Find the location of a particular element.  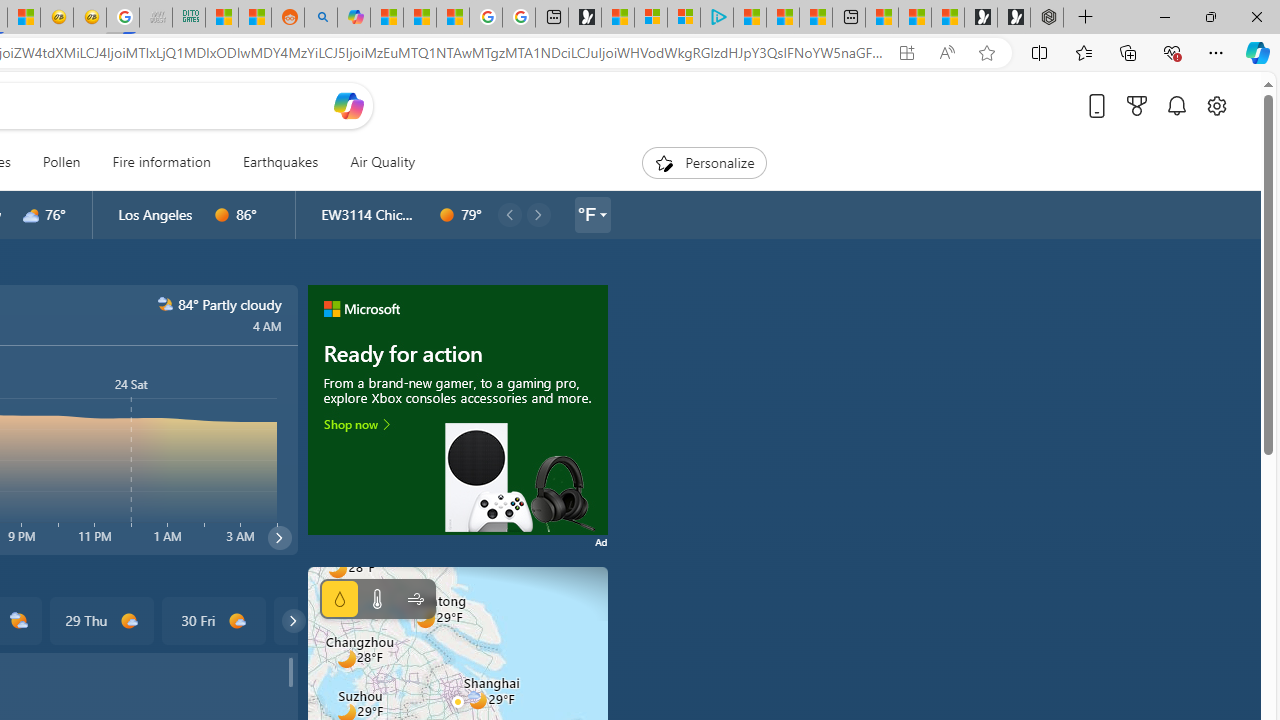

'Earthquakes' is located at coordinates (279, 162).